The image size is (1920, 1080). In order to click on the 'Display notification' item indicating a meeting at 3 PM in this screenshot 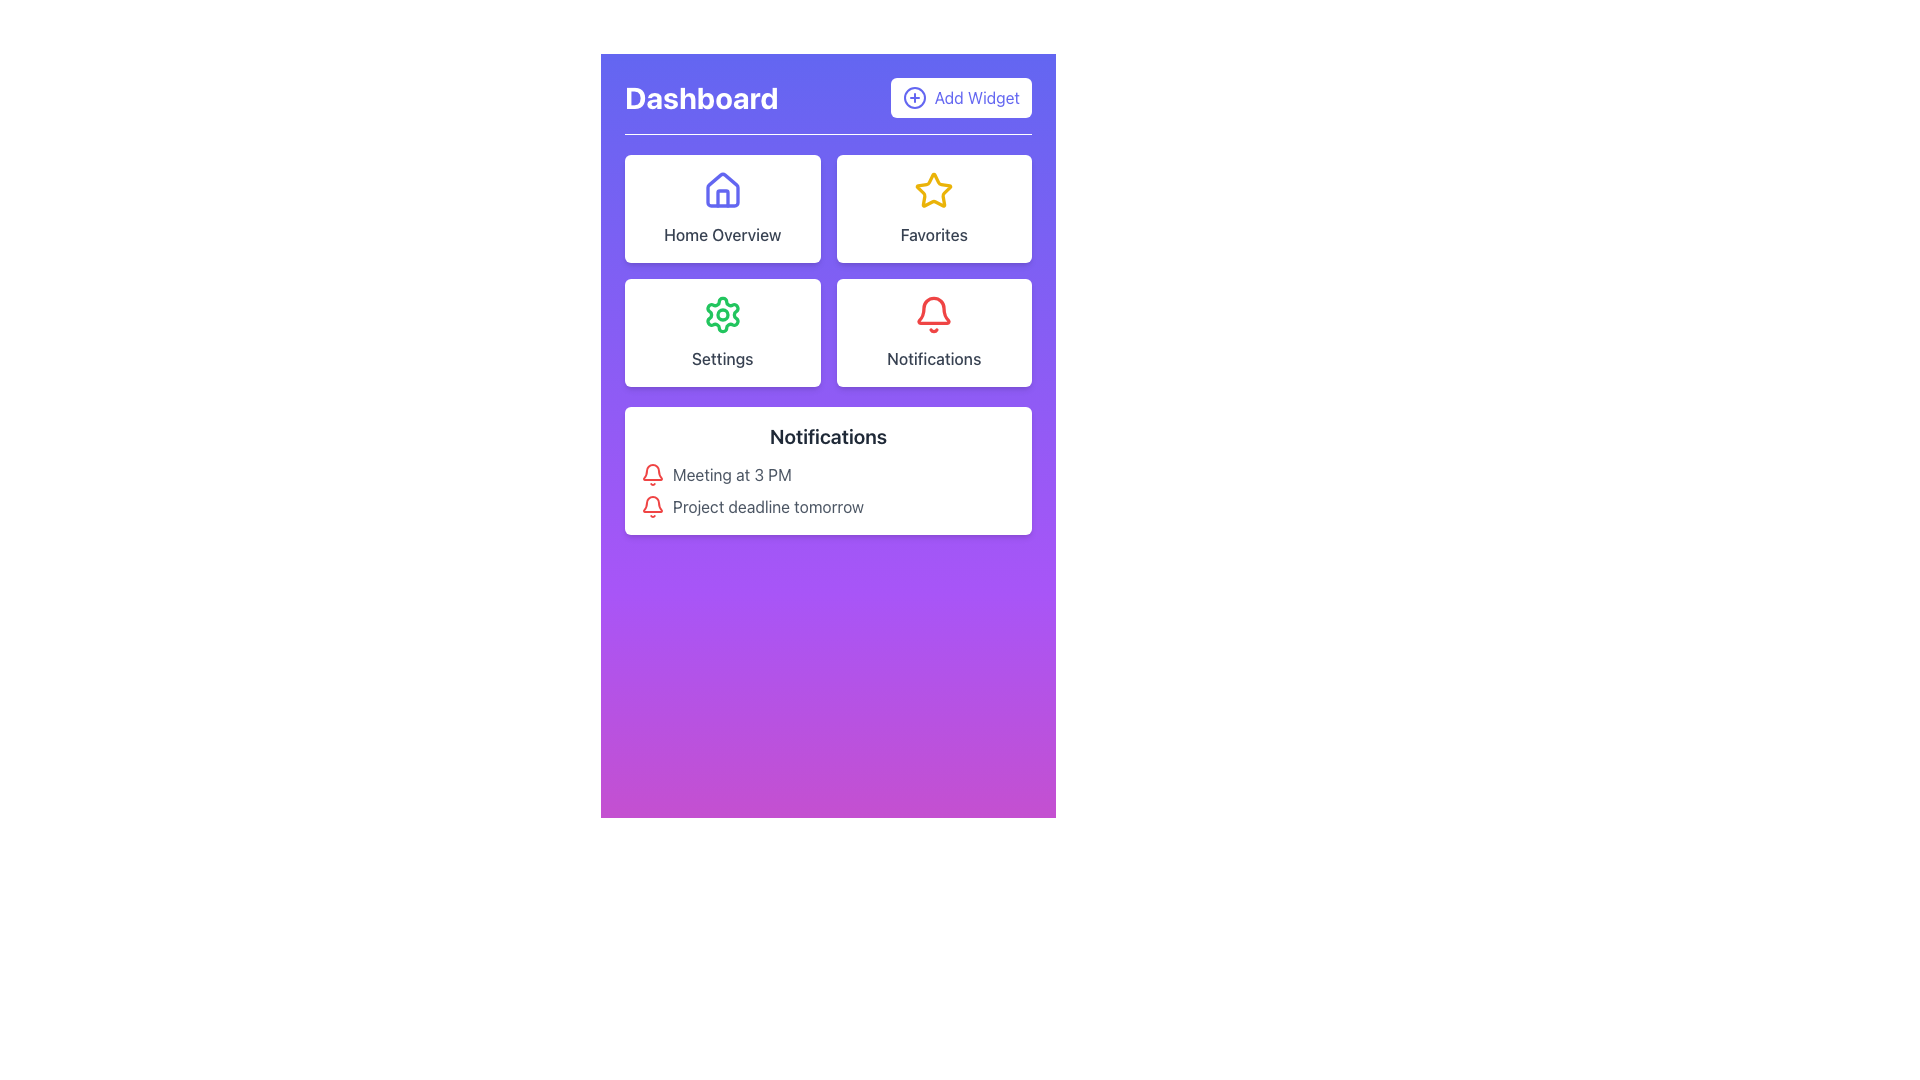, I will do `click(828, 474)`.